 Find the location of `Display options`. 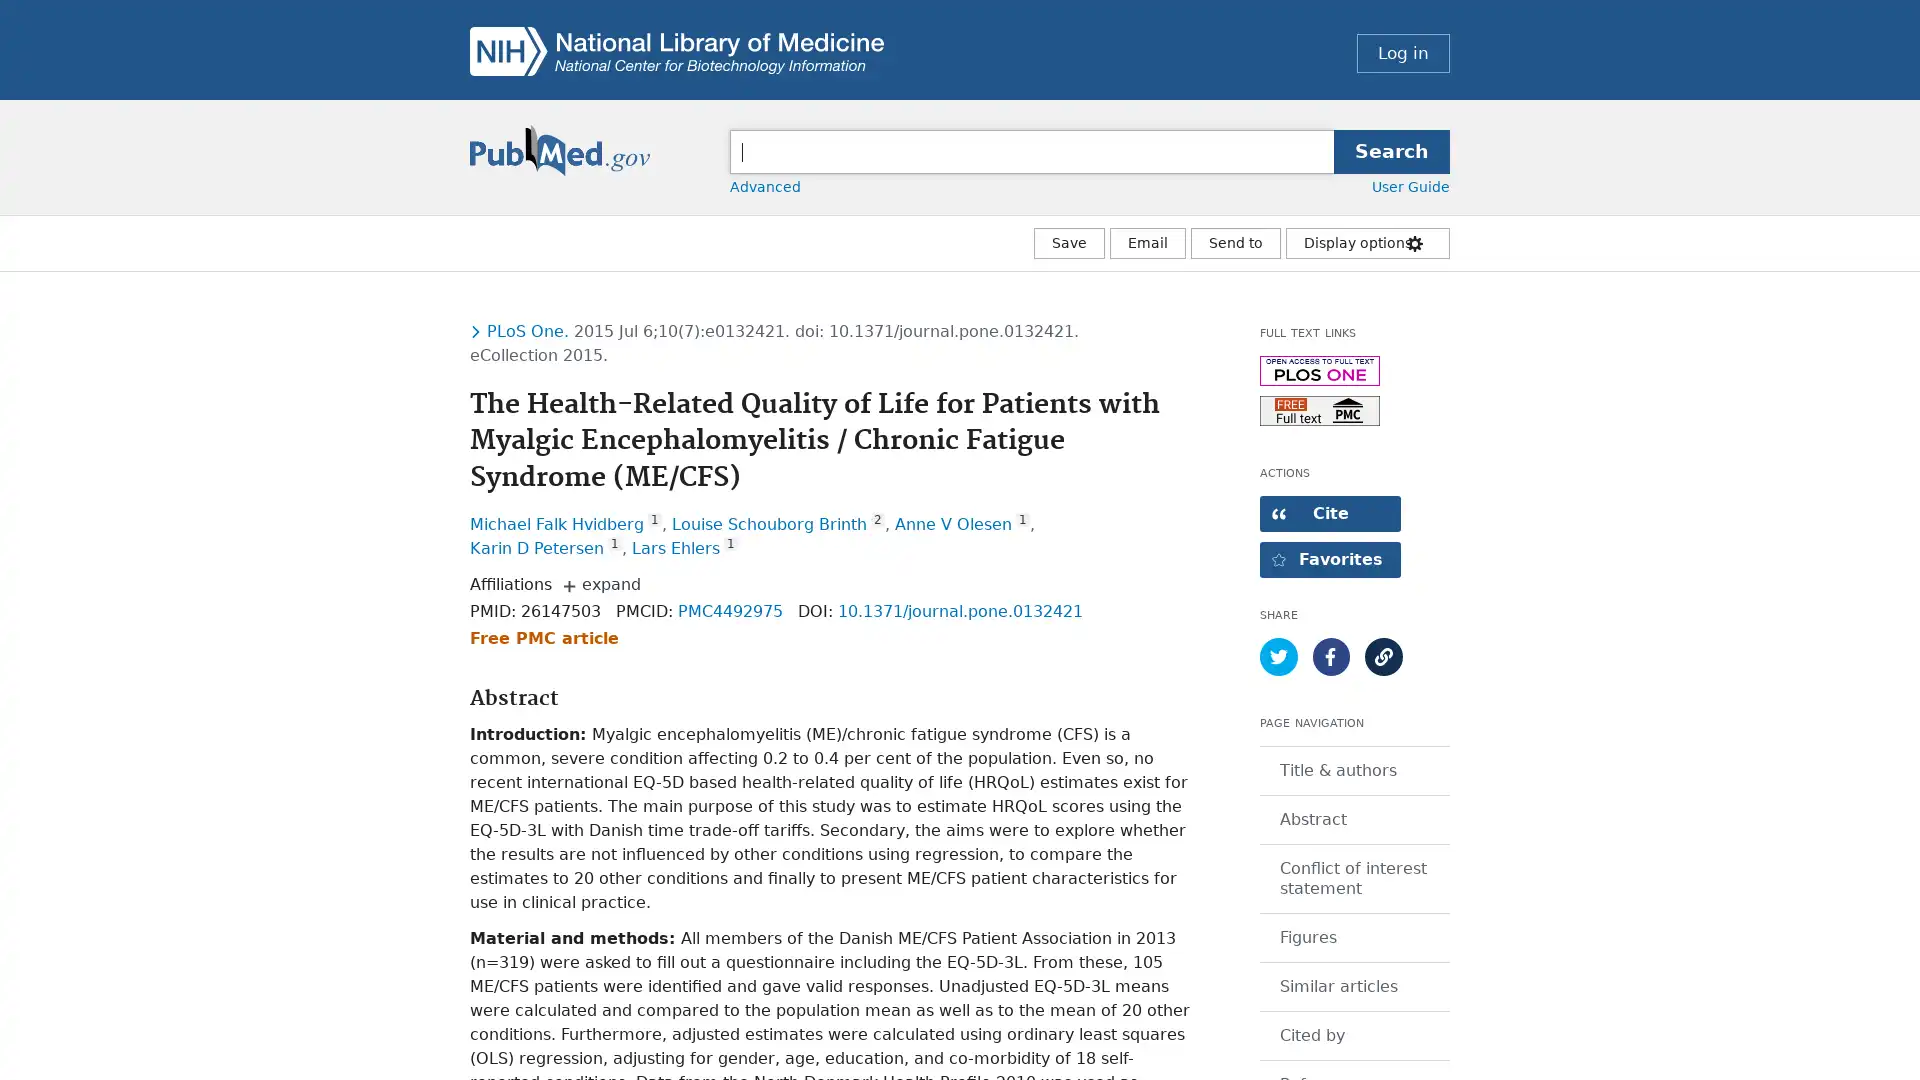

Display options is located at coordinates (1367, 242).